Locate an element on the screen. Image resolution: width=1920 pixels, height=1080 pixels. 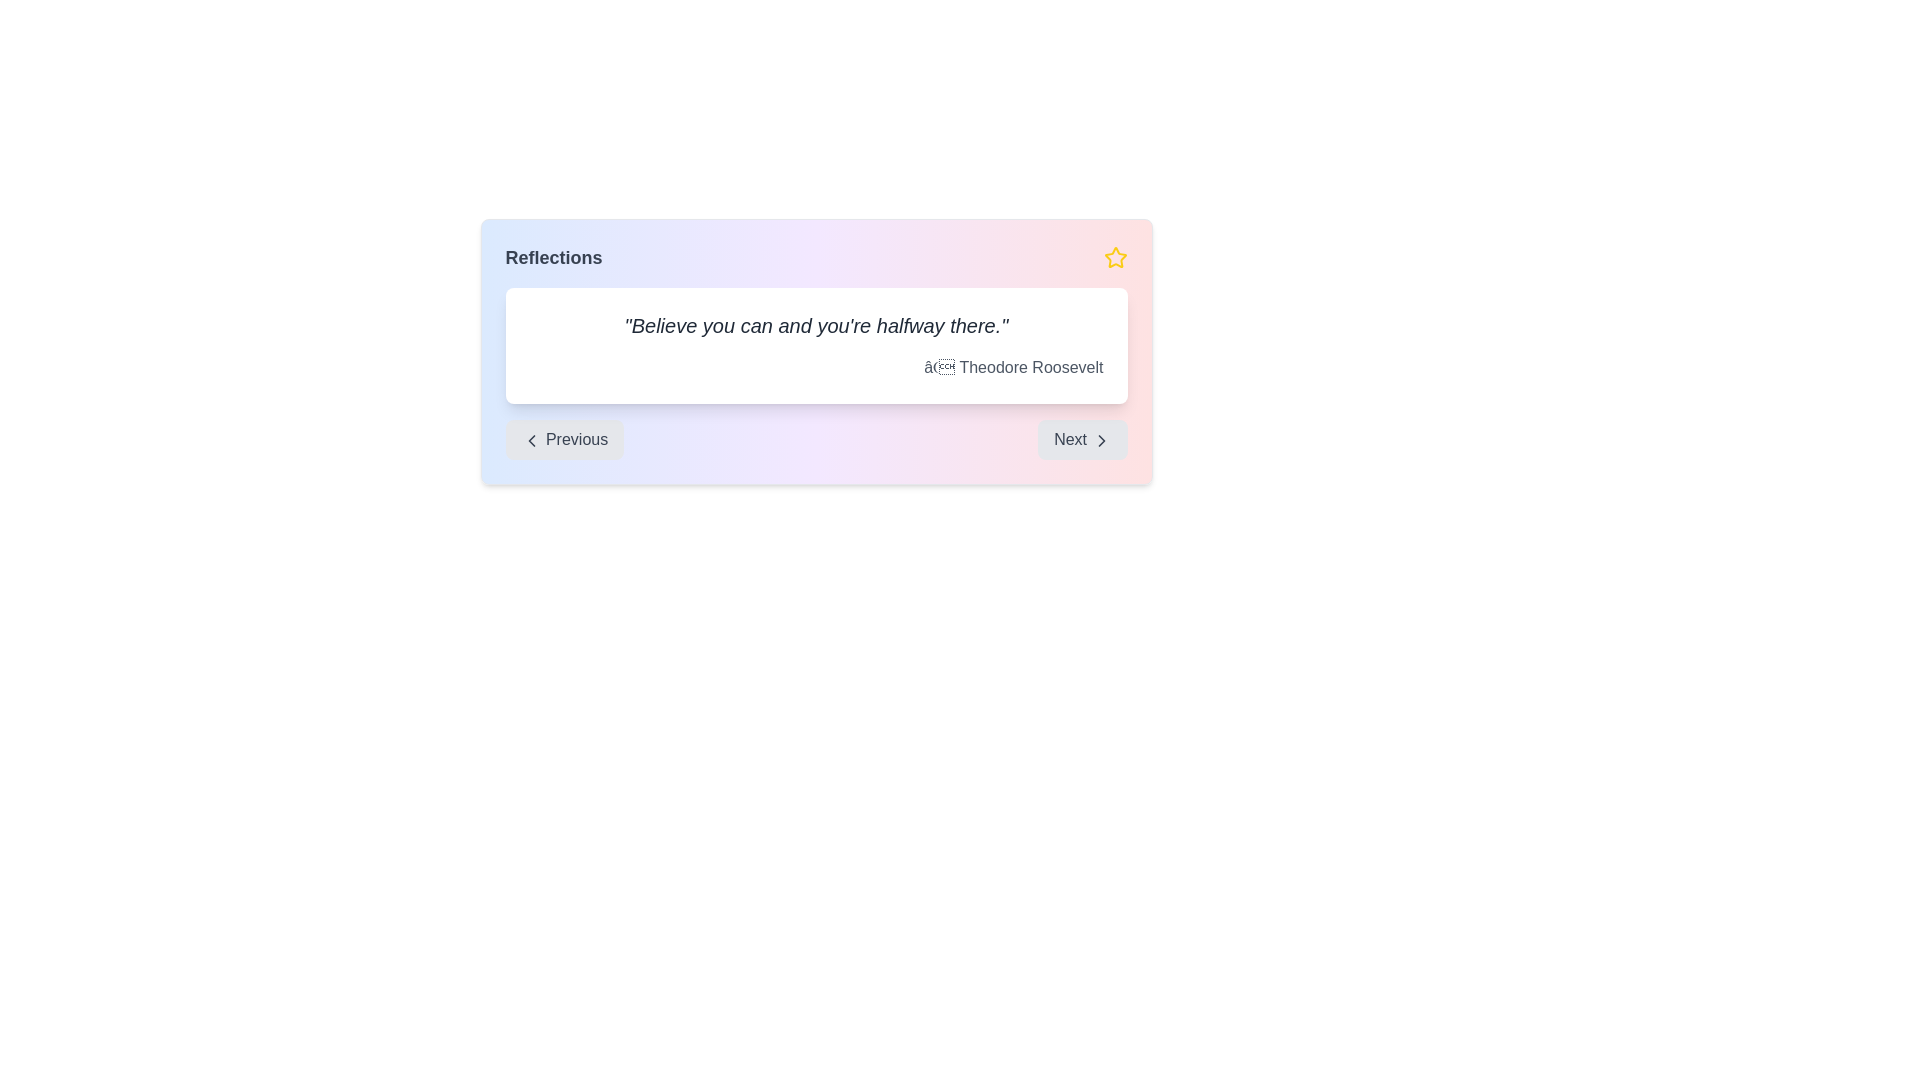
the Right-chevron icon within the 'Next' button is located at coordinates (1100, 439).